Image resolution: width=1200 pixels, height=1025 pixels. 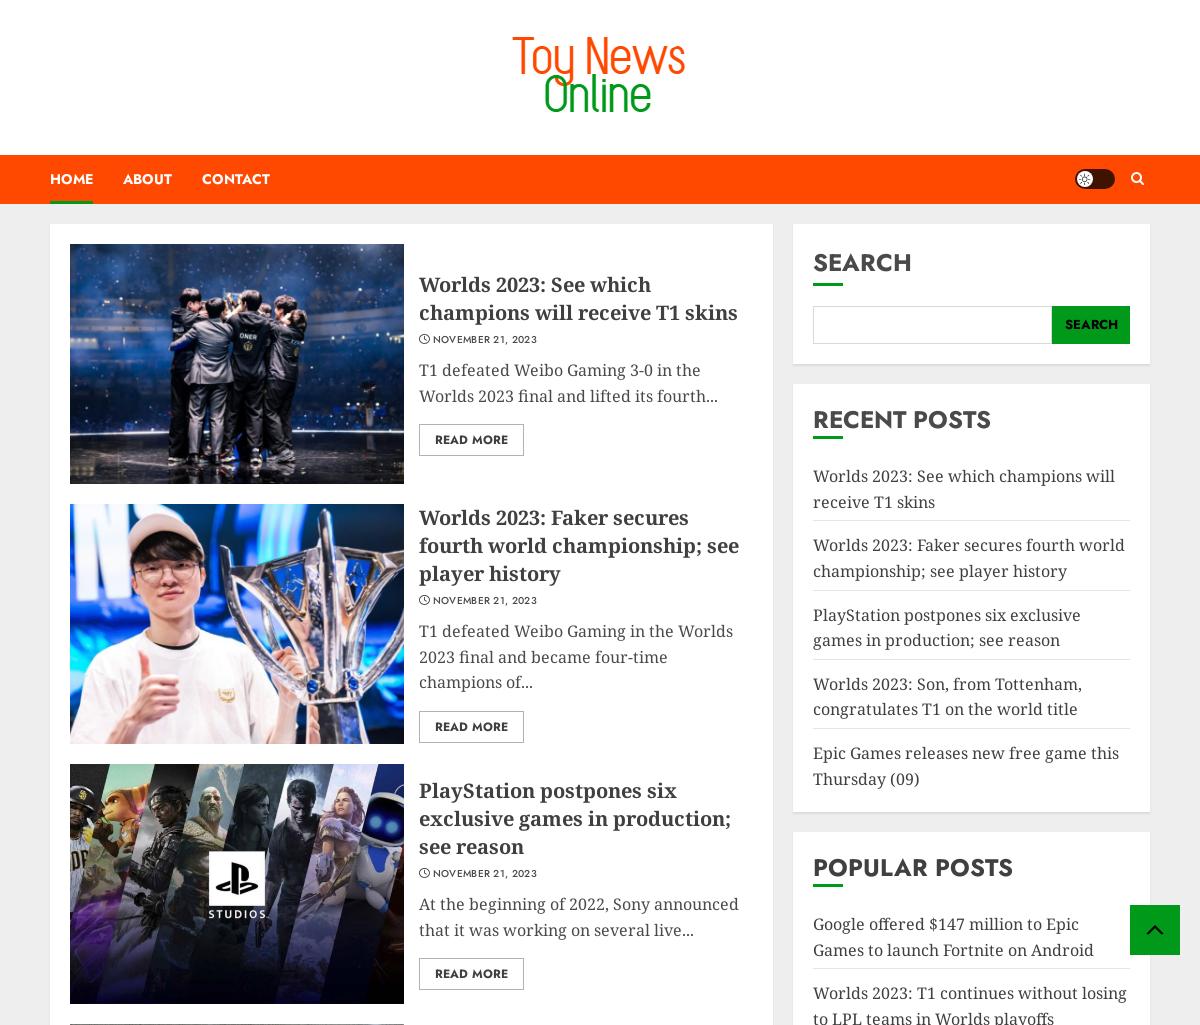 I want to click on 'T1 defeated Weibo Gaming 3-0 in the Worlds 2023 final and lifted its fourth...', so click(x=567, y=382).